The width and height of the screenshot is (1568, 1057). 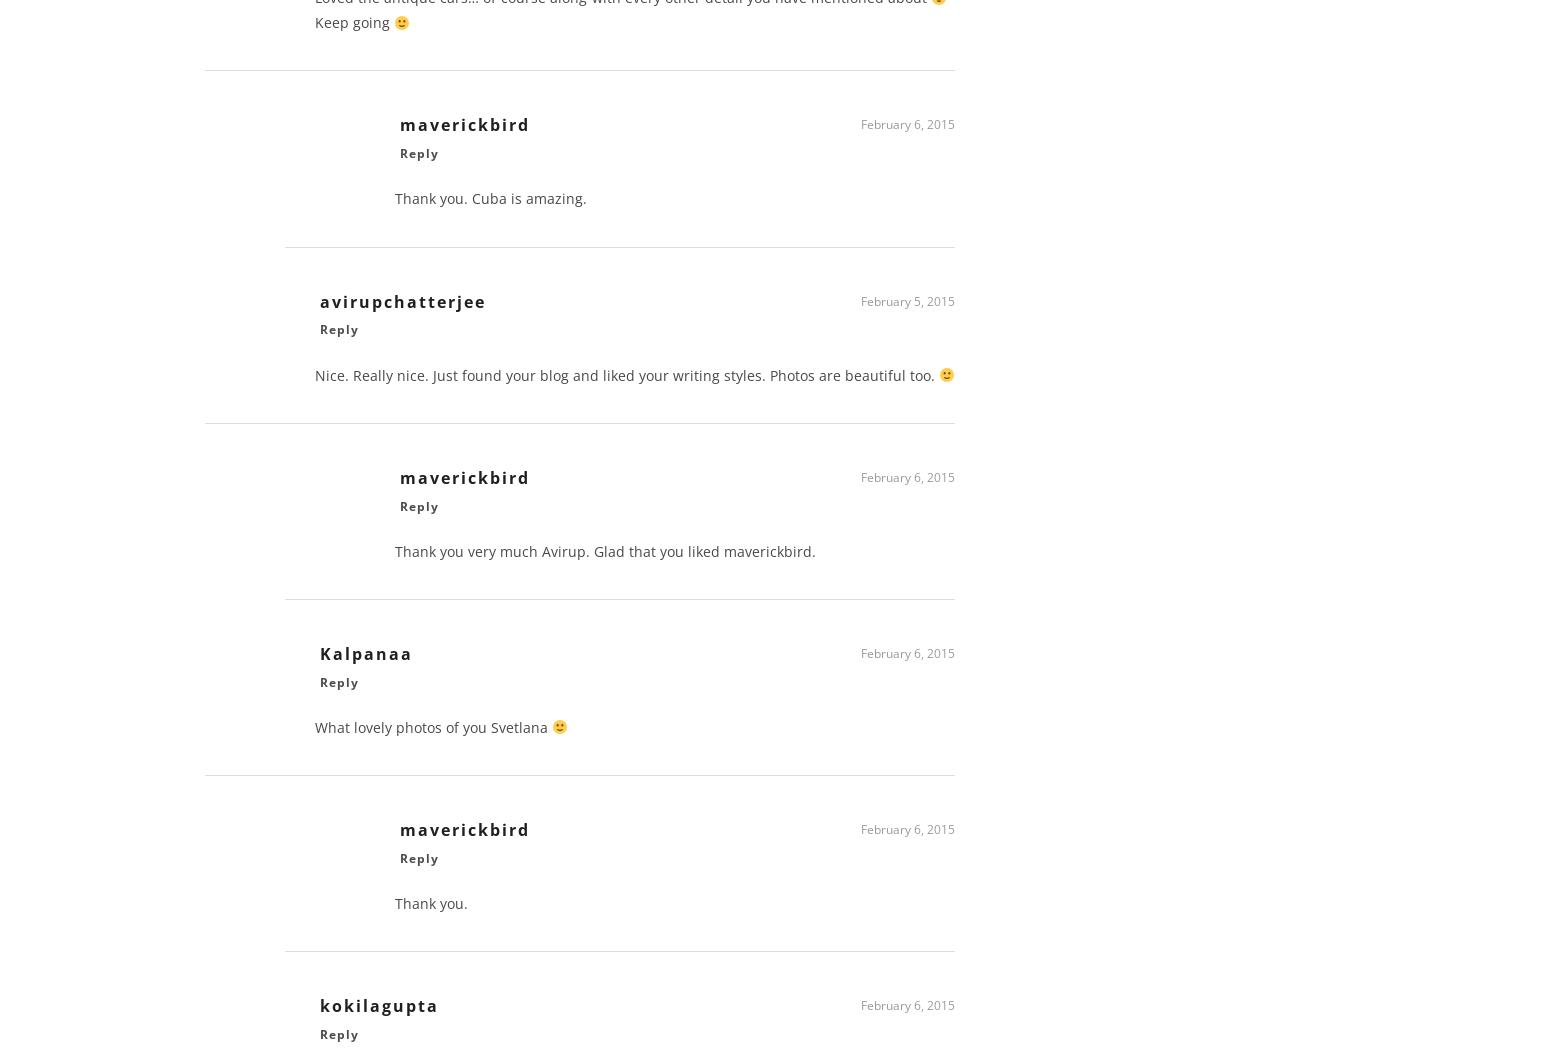 What do you see at coordinates (394, 910) in the screenshot?
I see `'Thank you.'` at bounding box center [394, 910].